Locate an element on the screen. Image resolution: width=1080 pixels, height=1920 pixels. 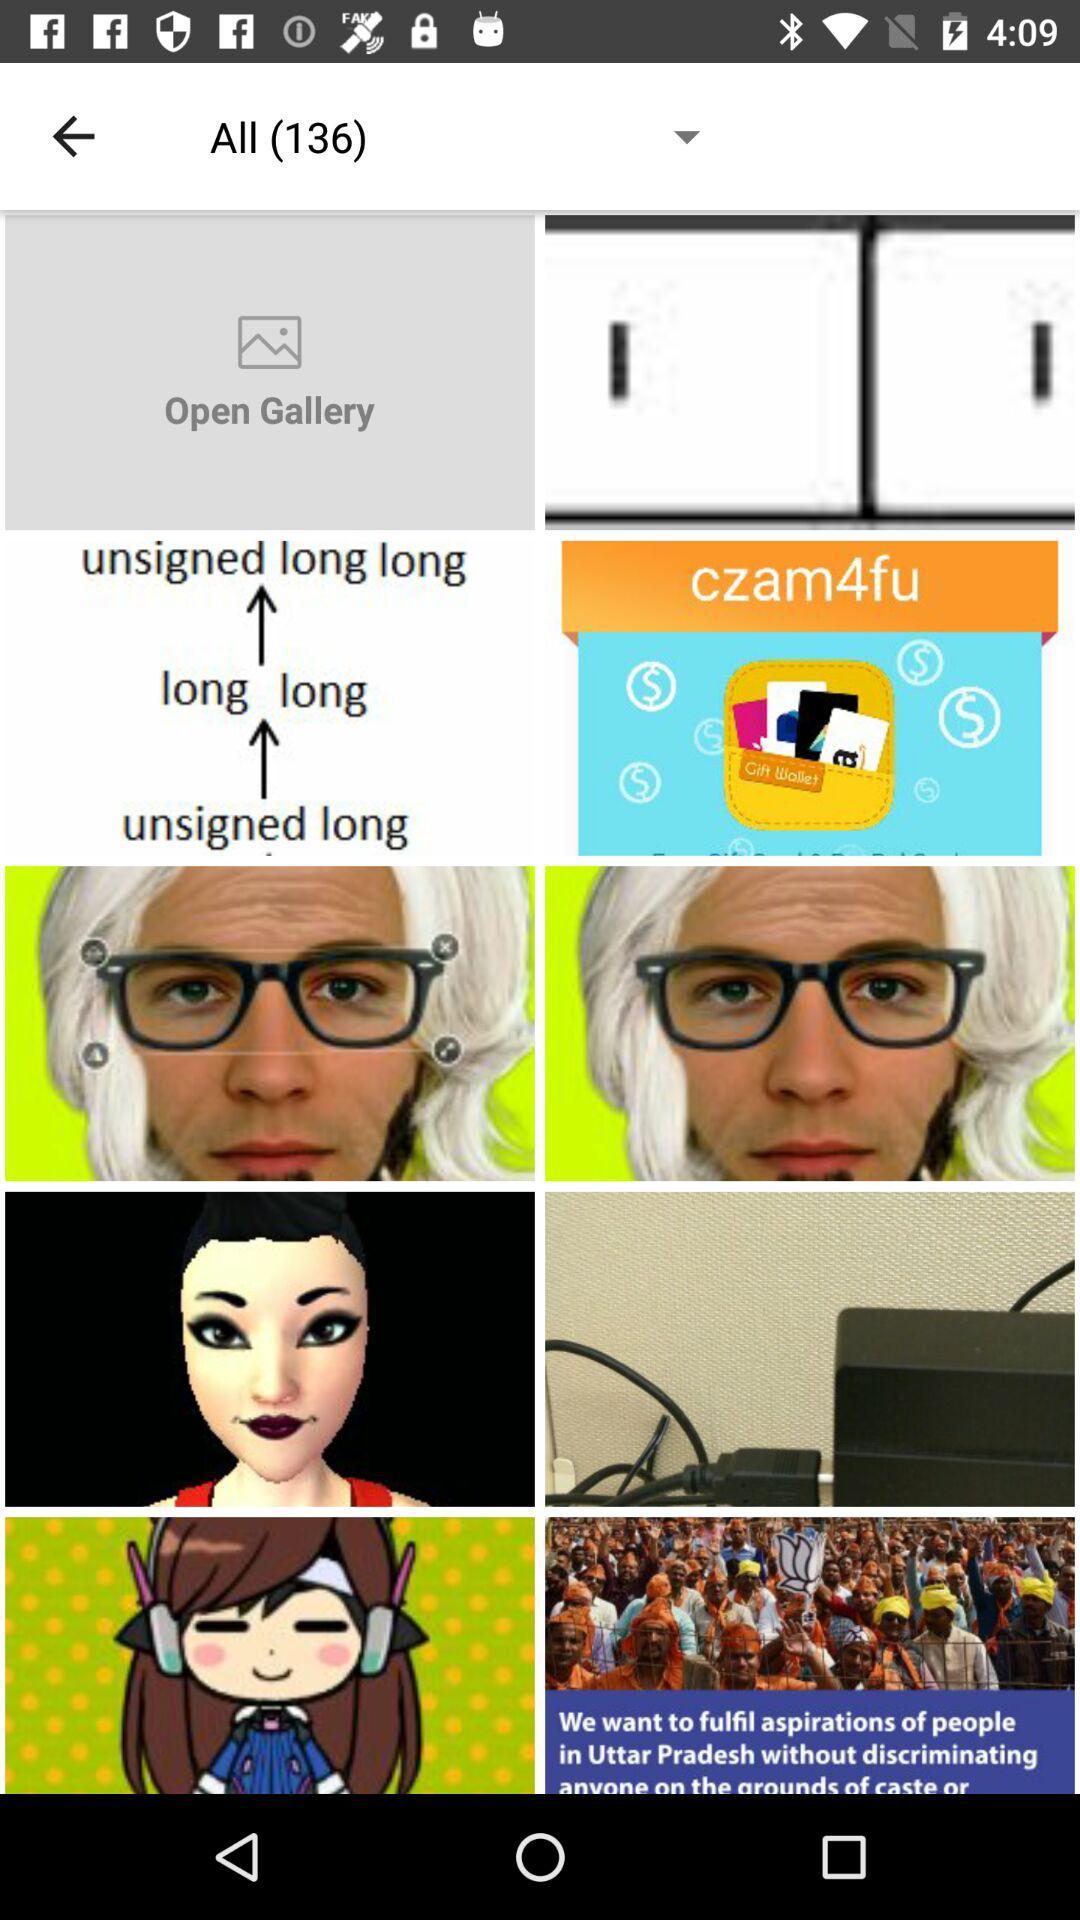
open a photo is located at coordinates (270, 1349).